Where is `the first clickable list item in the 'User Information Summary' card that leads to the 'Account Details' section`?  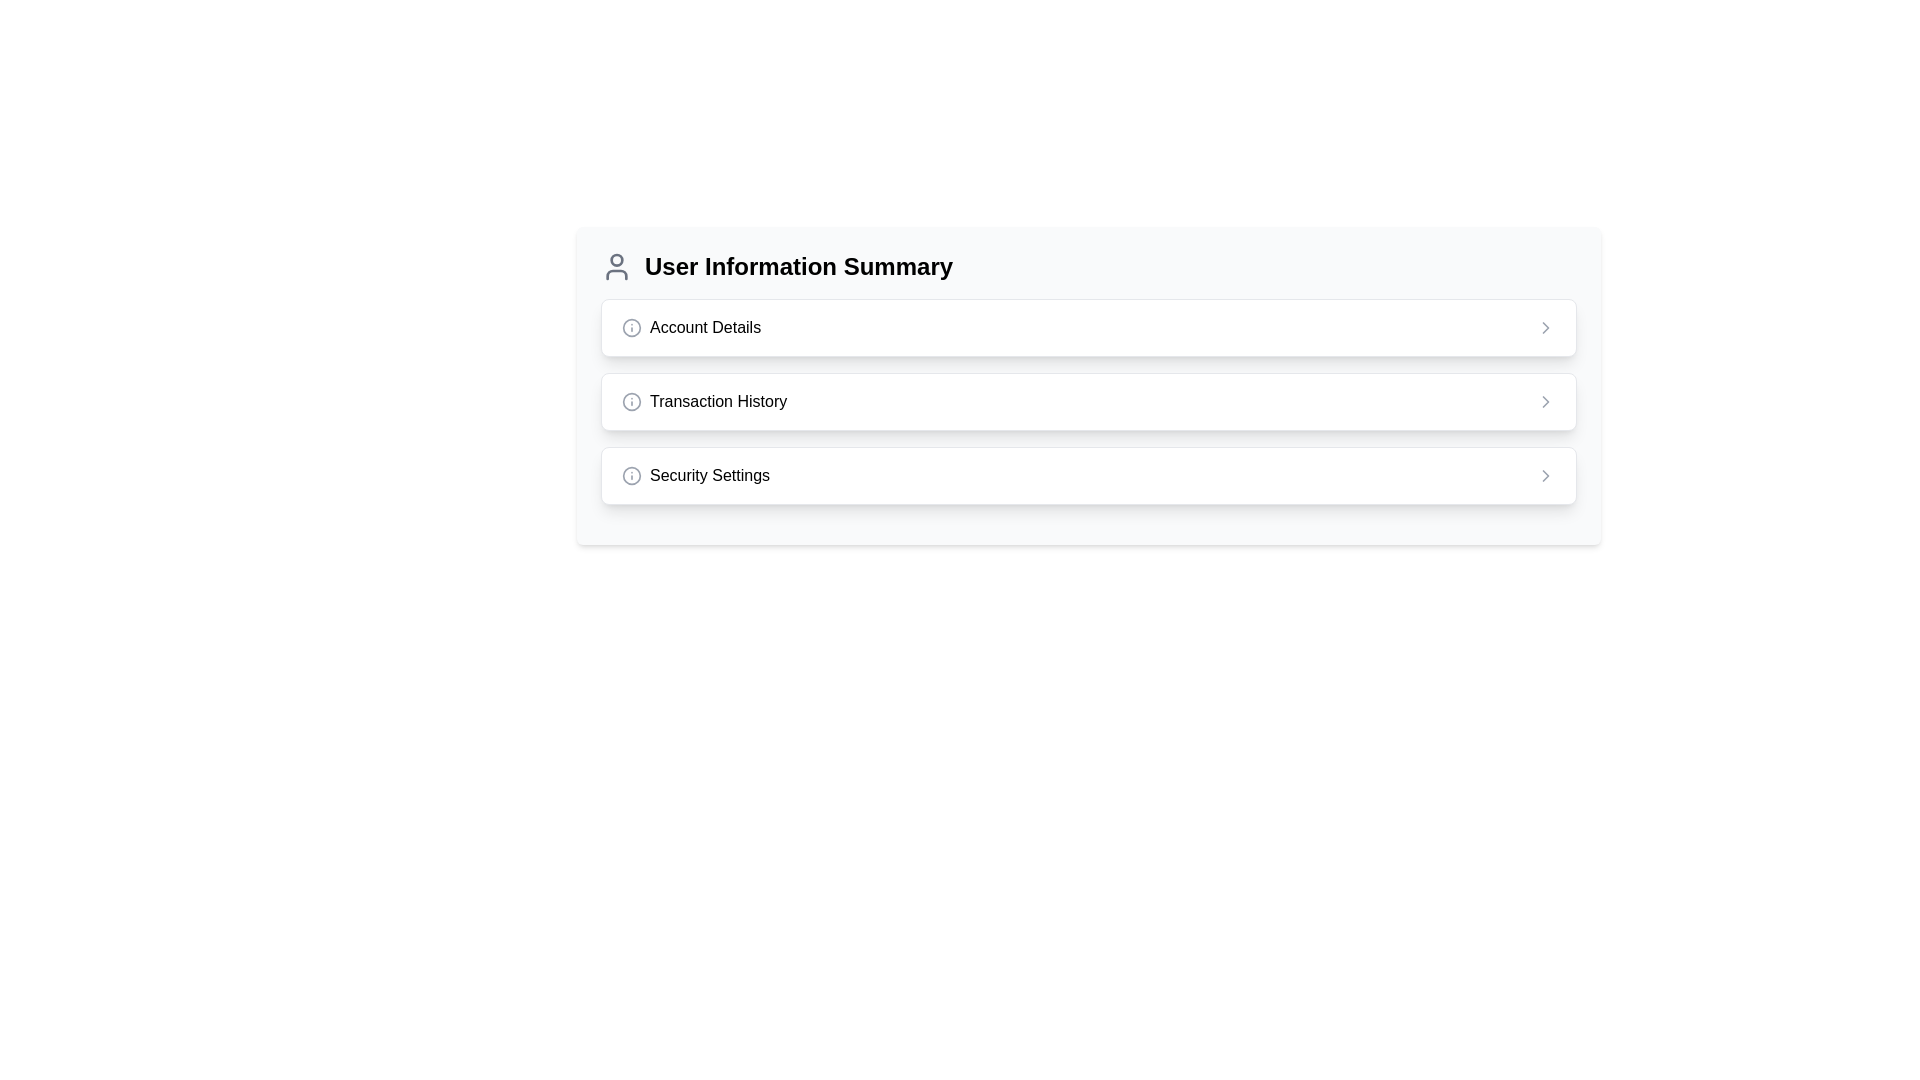 the first clickable list item in the 'User Information Summary' card that leads to the 'Account Details' section is located at coordinates (1088, 326).